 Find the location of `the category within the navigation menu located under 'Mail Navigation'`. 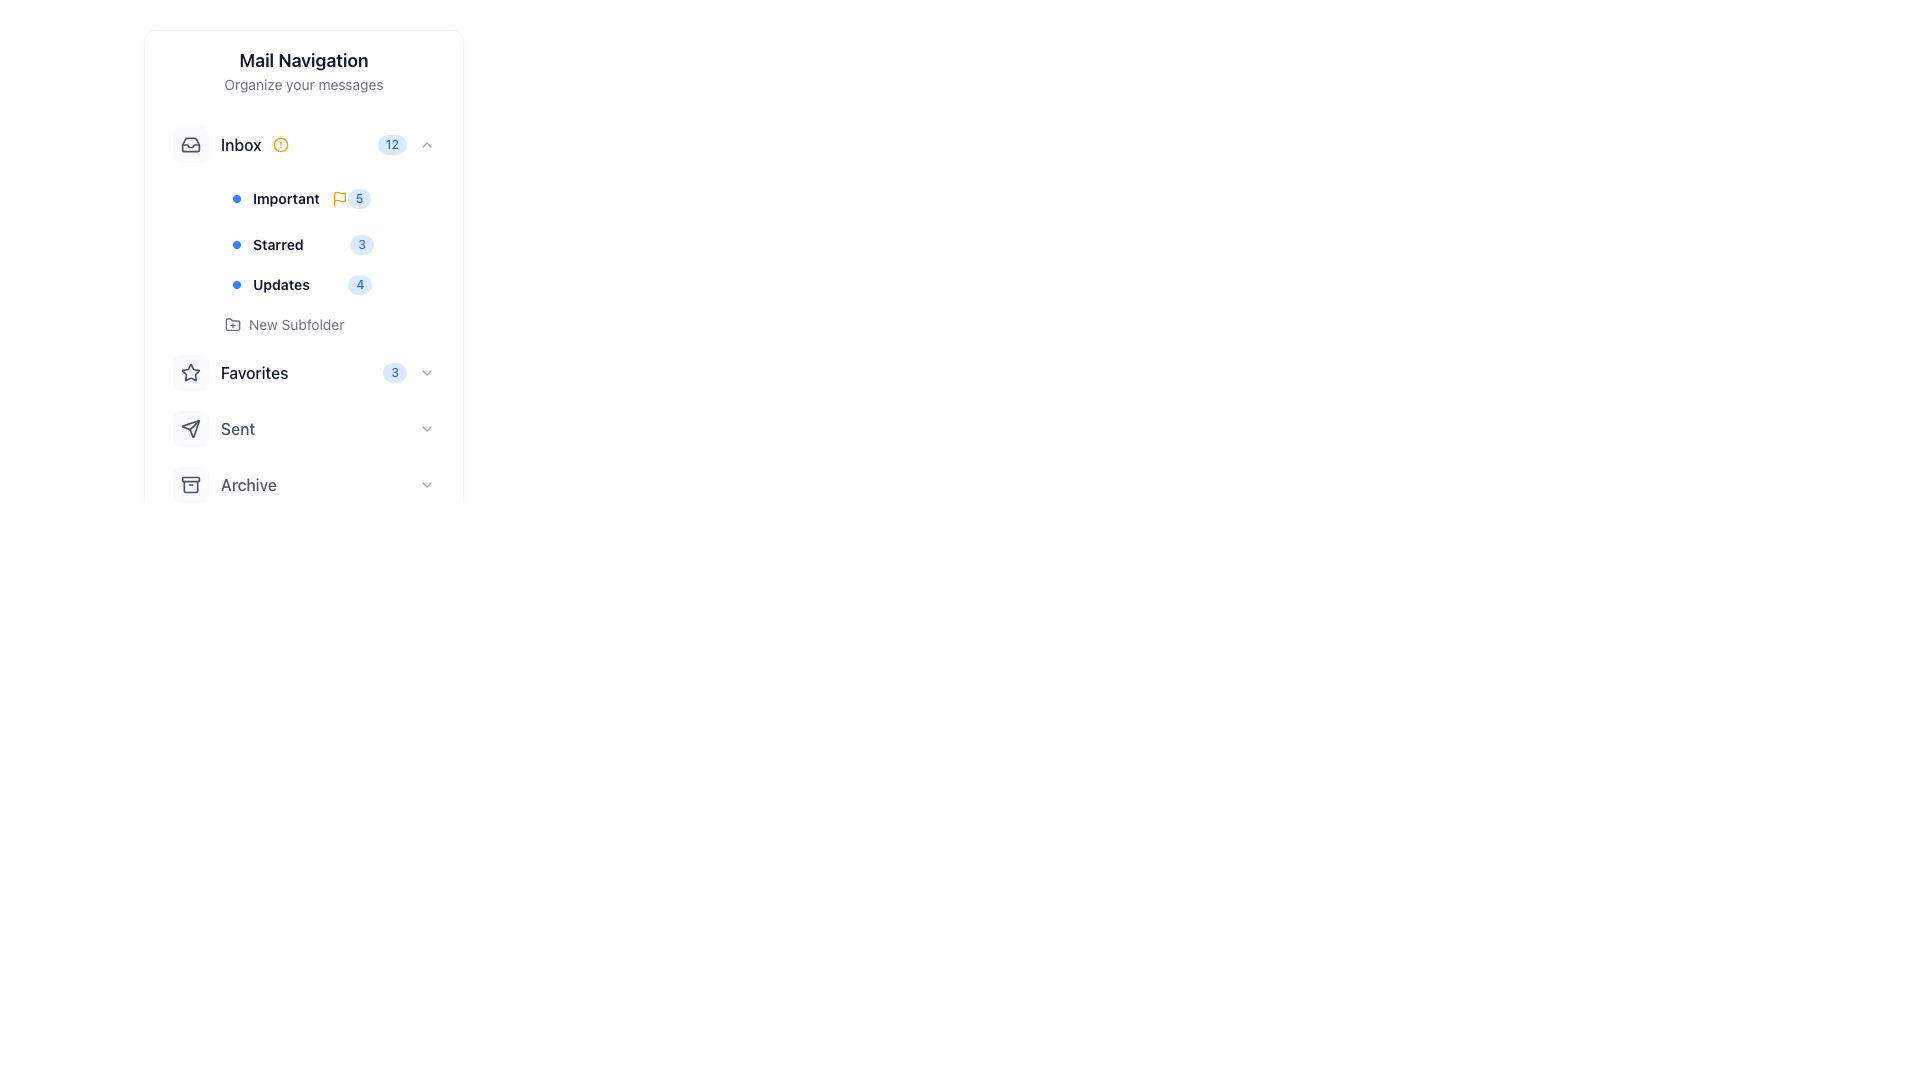

the category within the navigation menu located under 'Mail Navigation' is located at coordinates (302, 230).